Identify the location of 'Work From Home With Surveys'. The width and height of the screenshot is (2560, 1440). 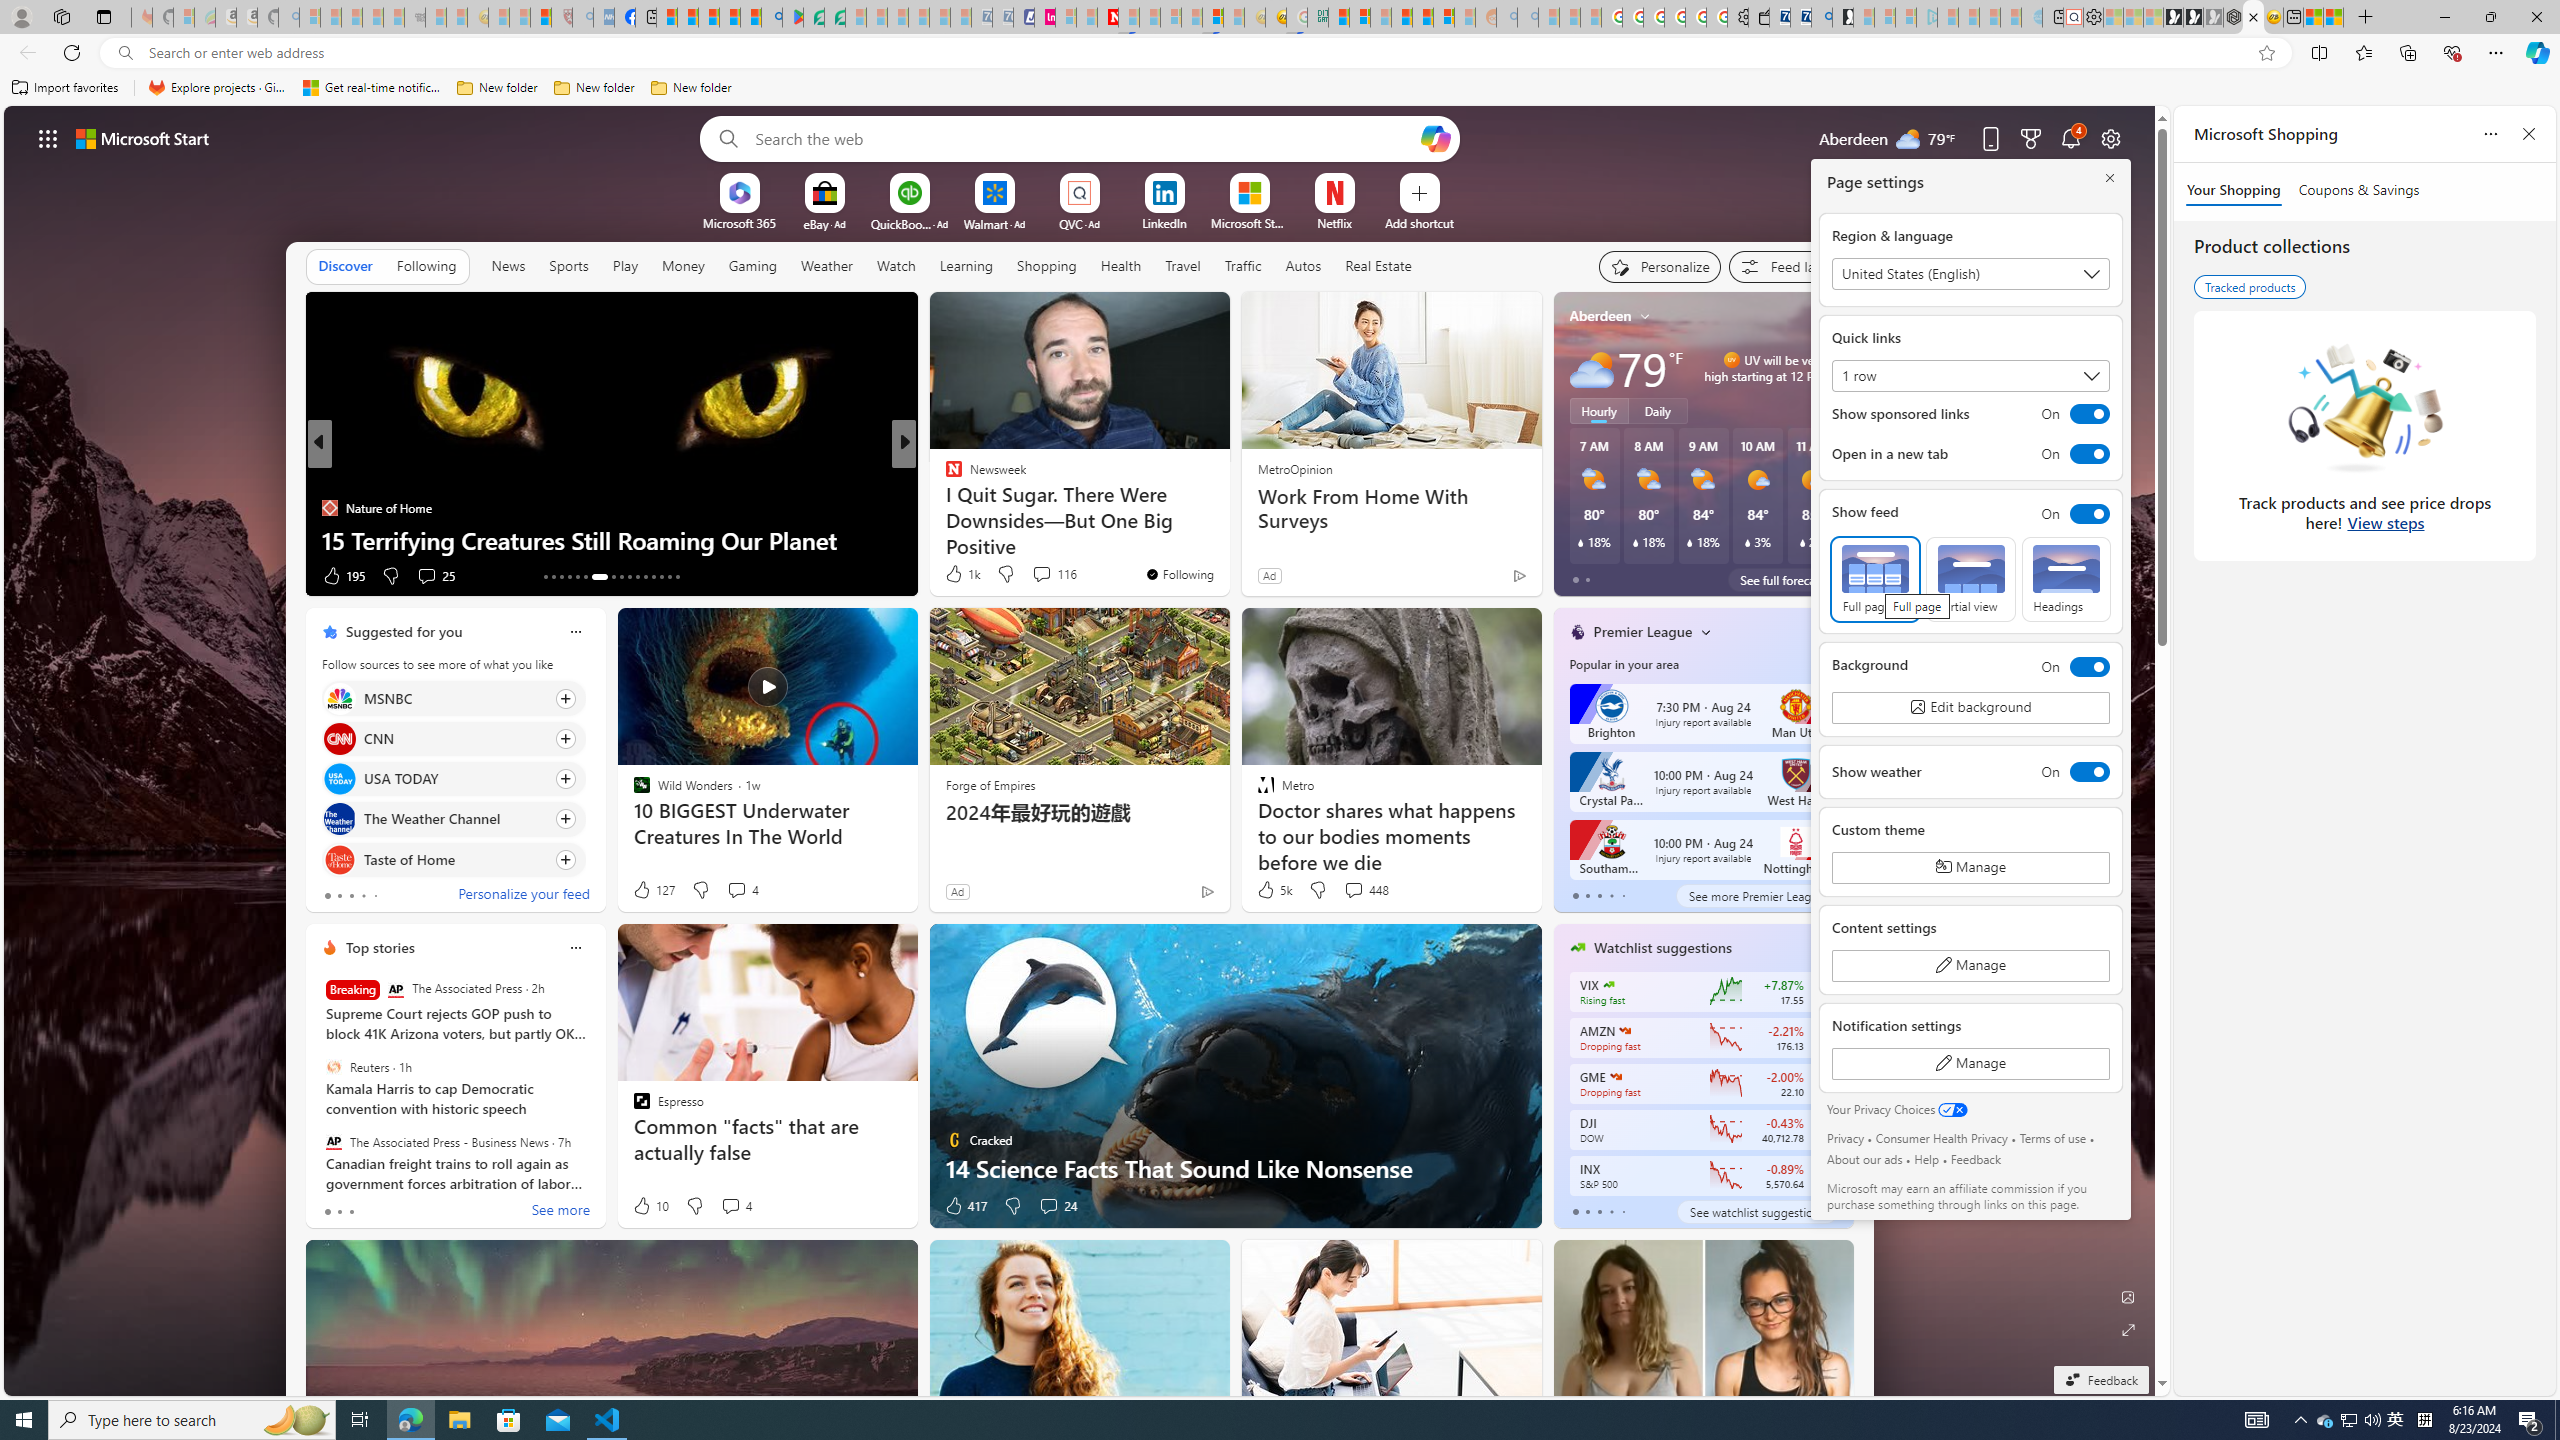
(1390, 509).